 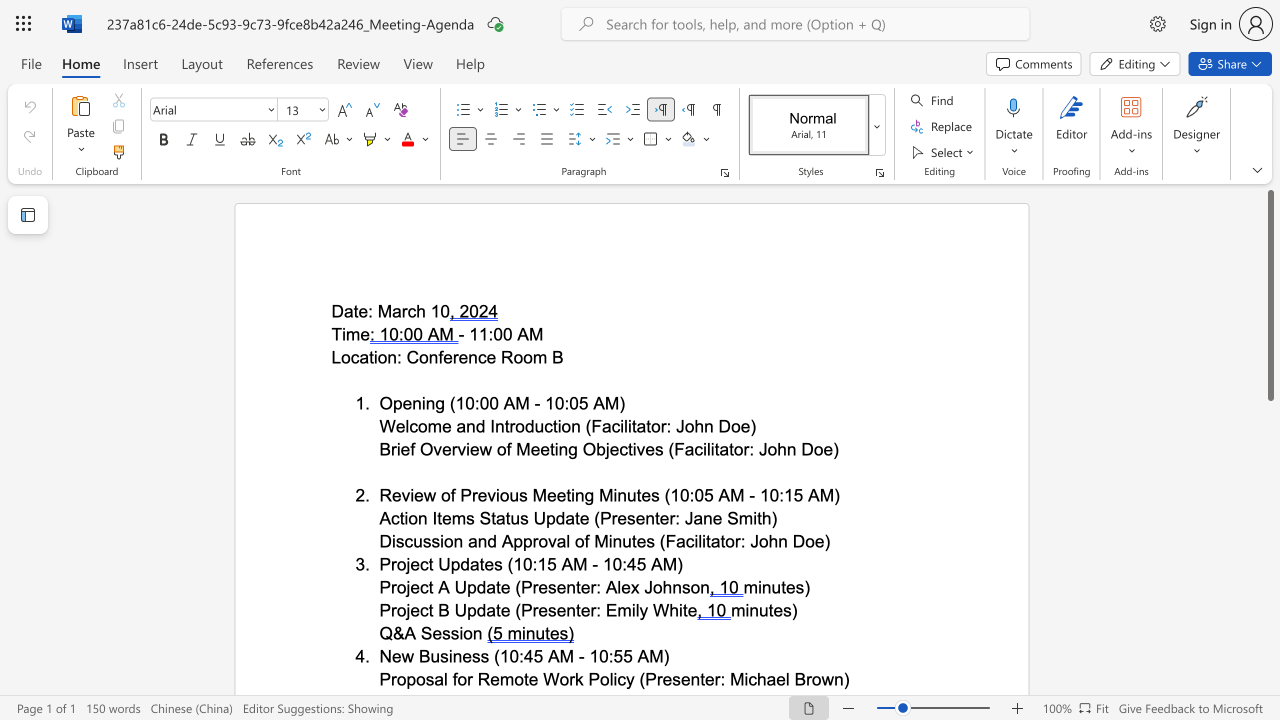 I want to click on the 1th character "a" in the text, so click(x=364, y=356).